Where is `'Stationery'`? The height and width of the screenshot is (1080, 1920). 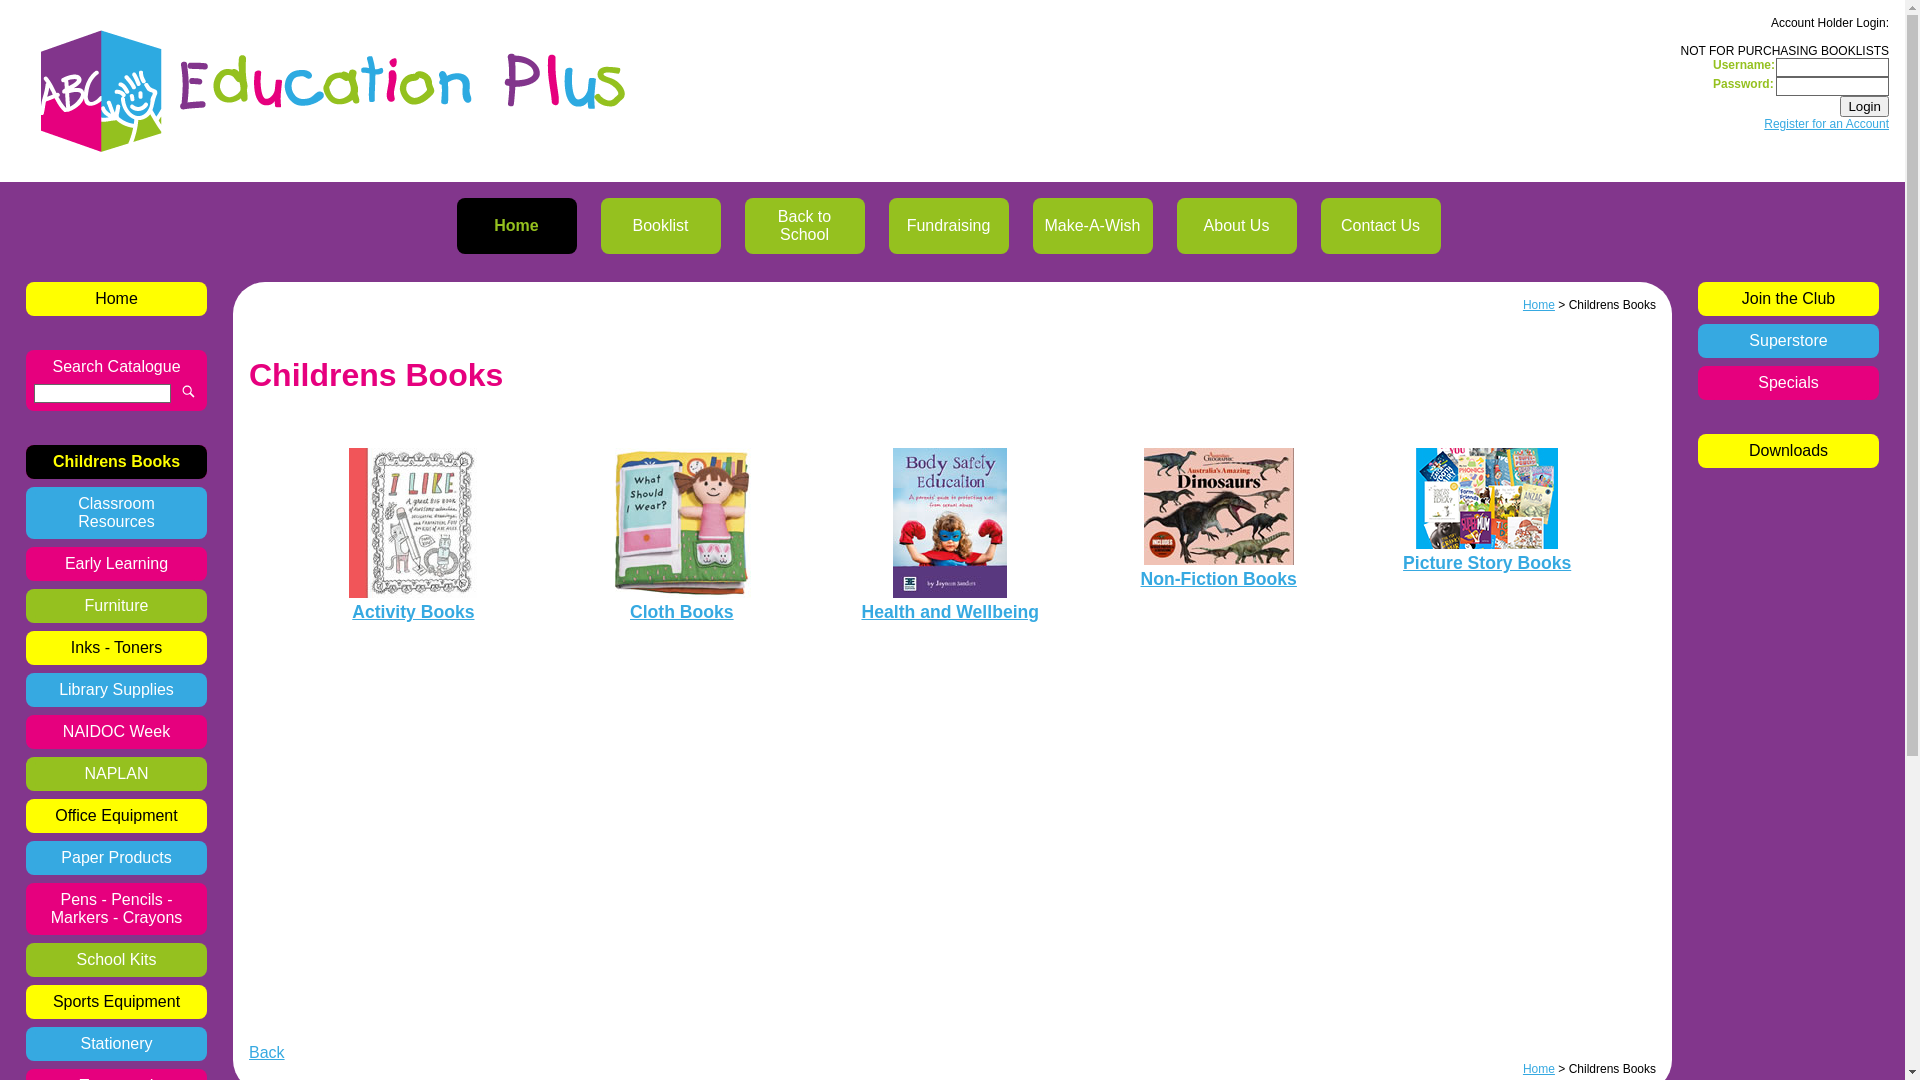 'Stationery' is located at coordinates (115, 1043).